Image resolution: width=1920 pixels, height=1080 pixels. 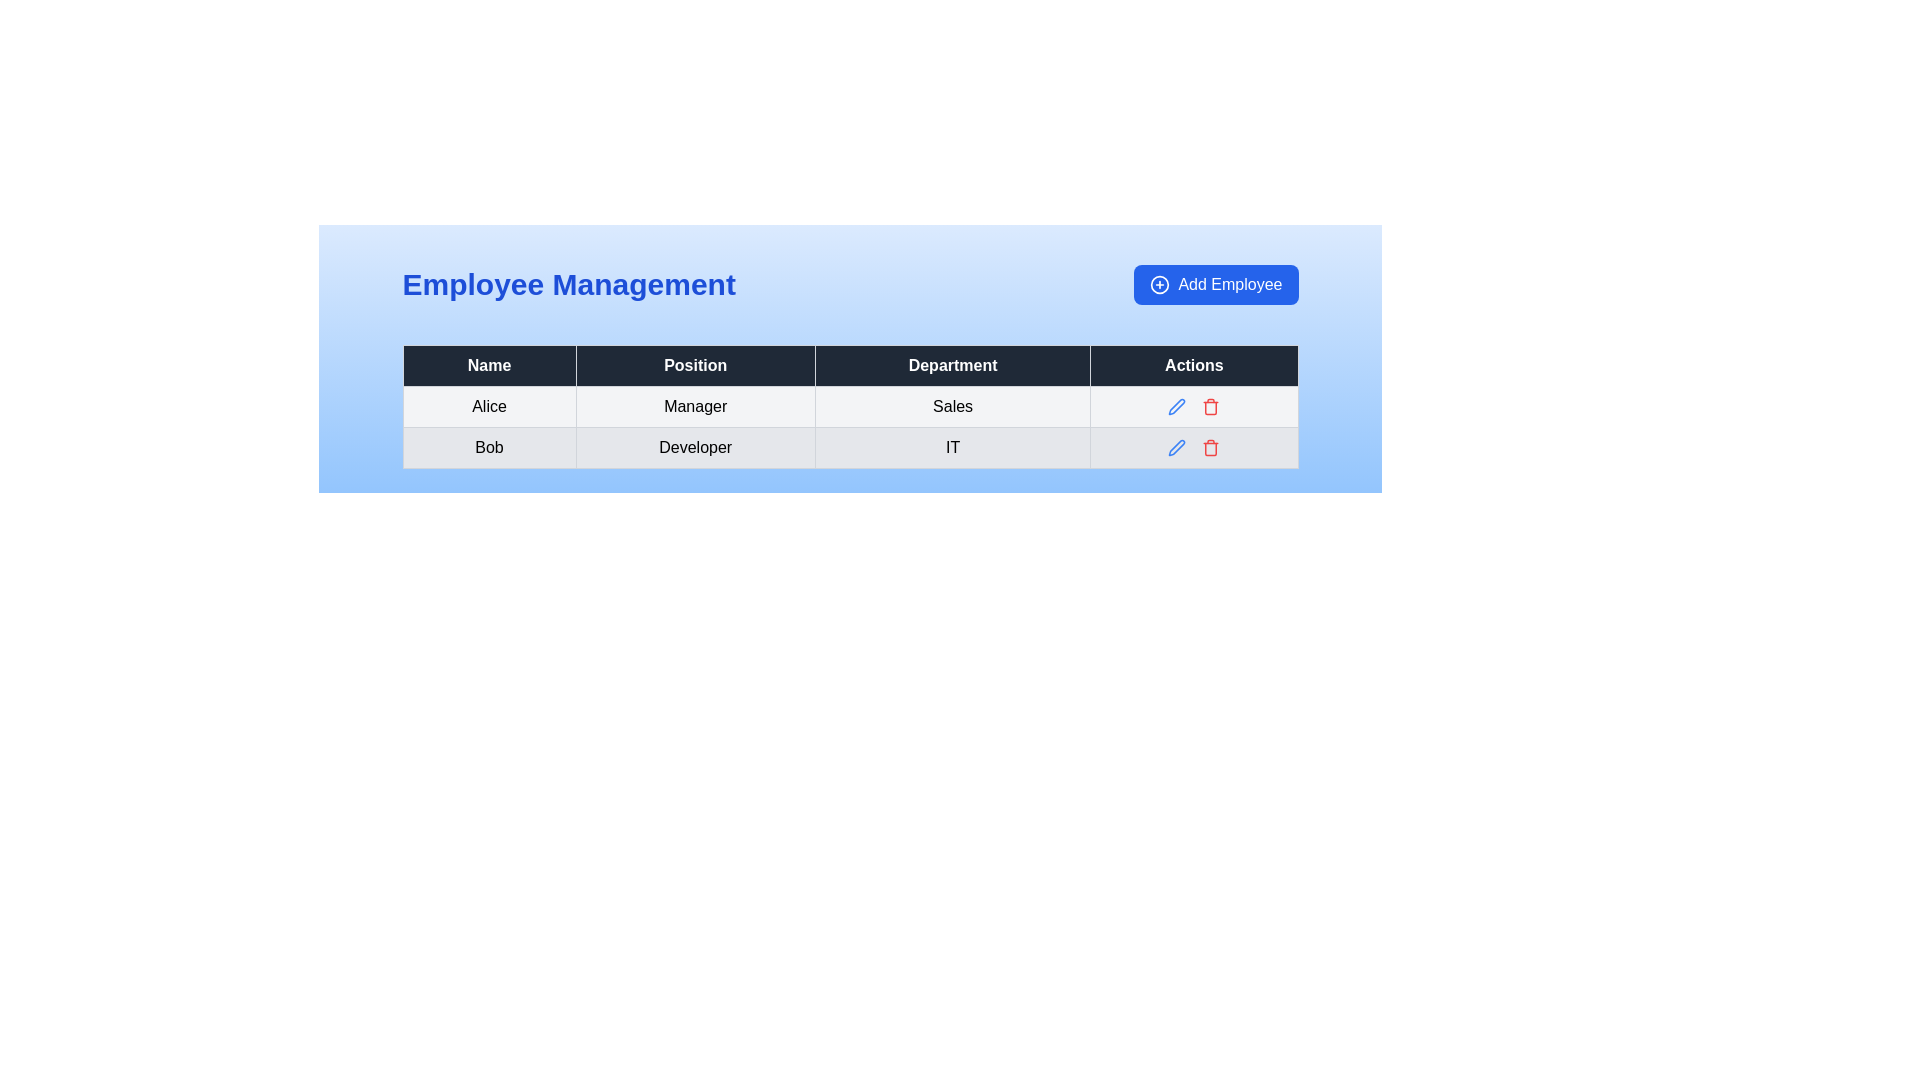 What do you see at coordinates (1194, 366) in the screenshot?
I see `the 'Actions' table header cell, which is styled with a dark background and white font, located at the top of the table structure containing 'Name', 'Position', and 'Department' columns` at bounding box center [1194, 366].